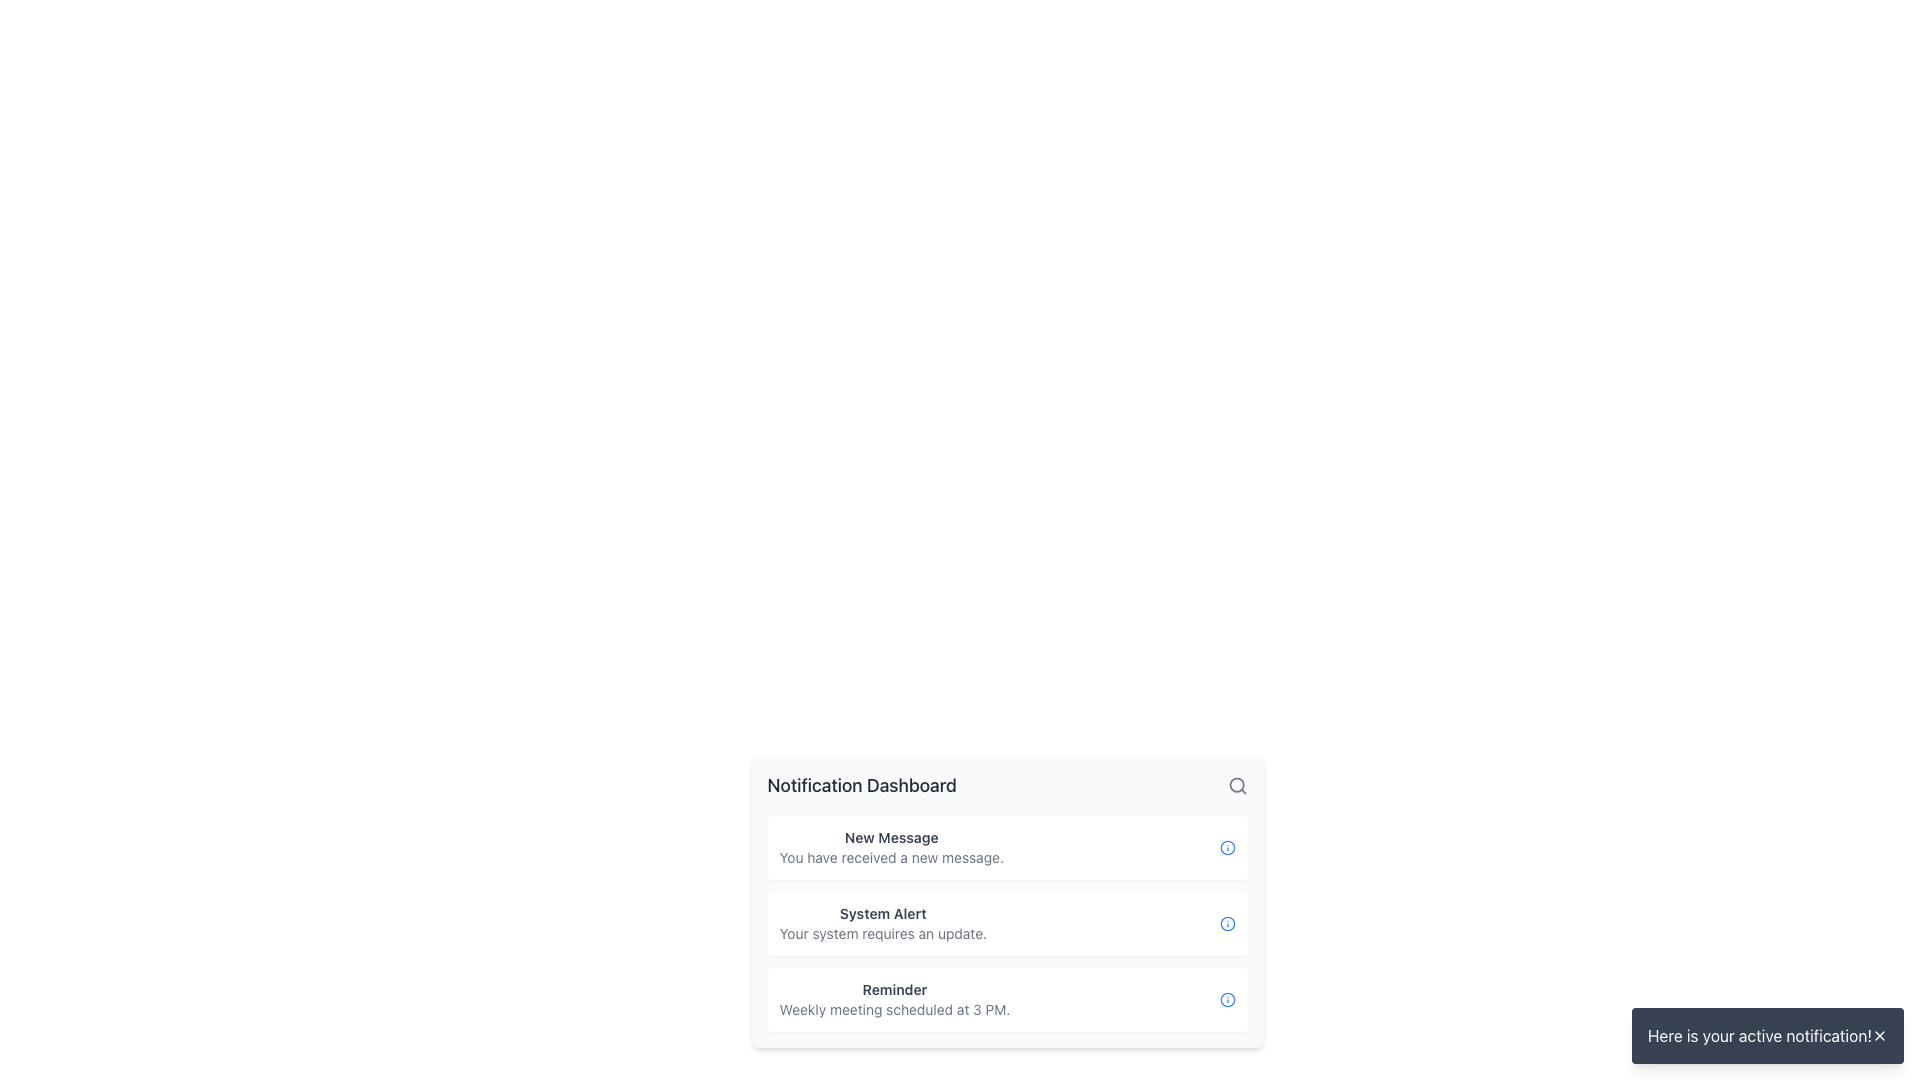 The height and width of the screenshot is (1080, 1920). I want to click on the circular icon with a blue border and white fill, which is the central component of the information symbol located at the end of the 'System Alert' notification row in the 'Notification Dashboard', so click(1226, 924).